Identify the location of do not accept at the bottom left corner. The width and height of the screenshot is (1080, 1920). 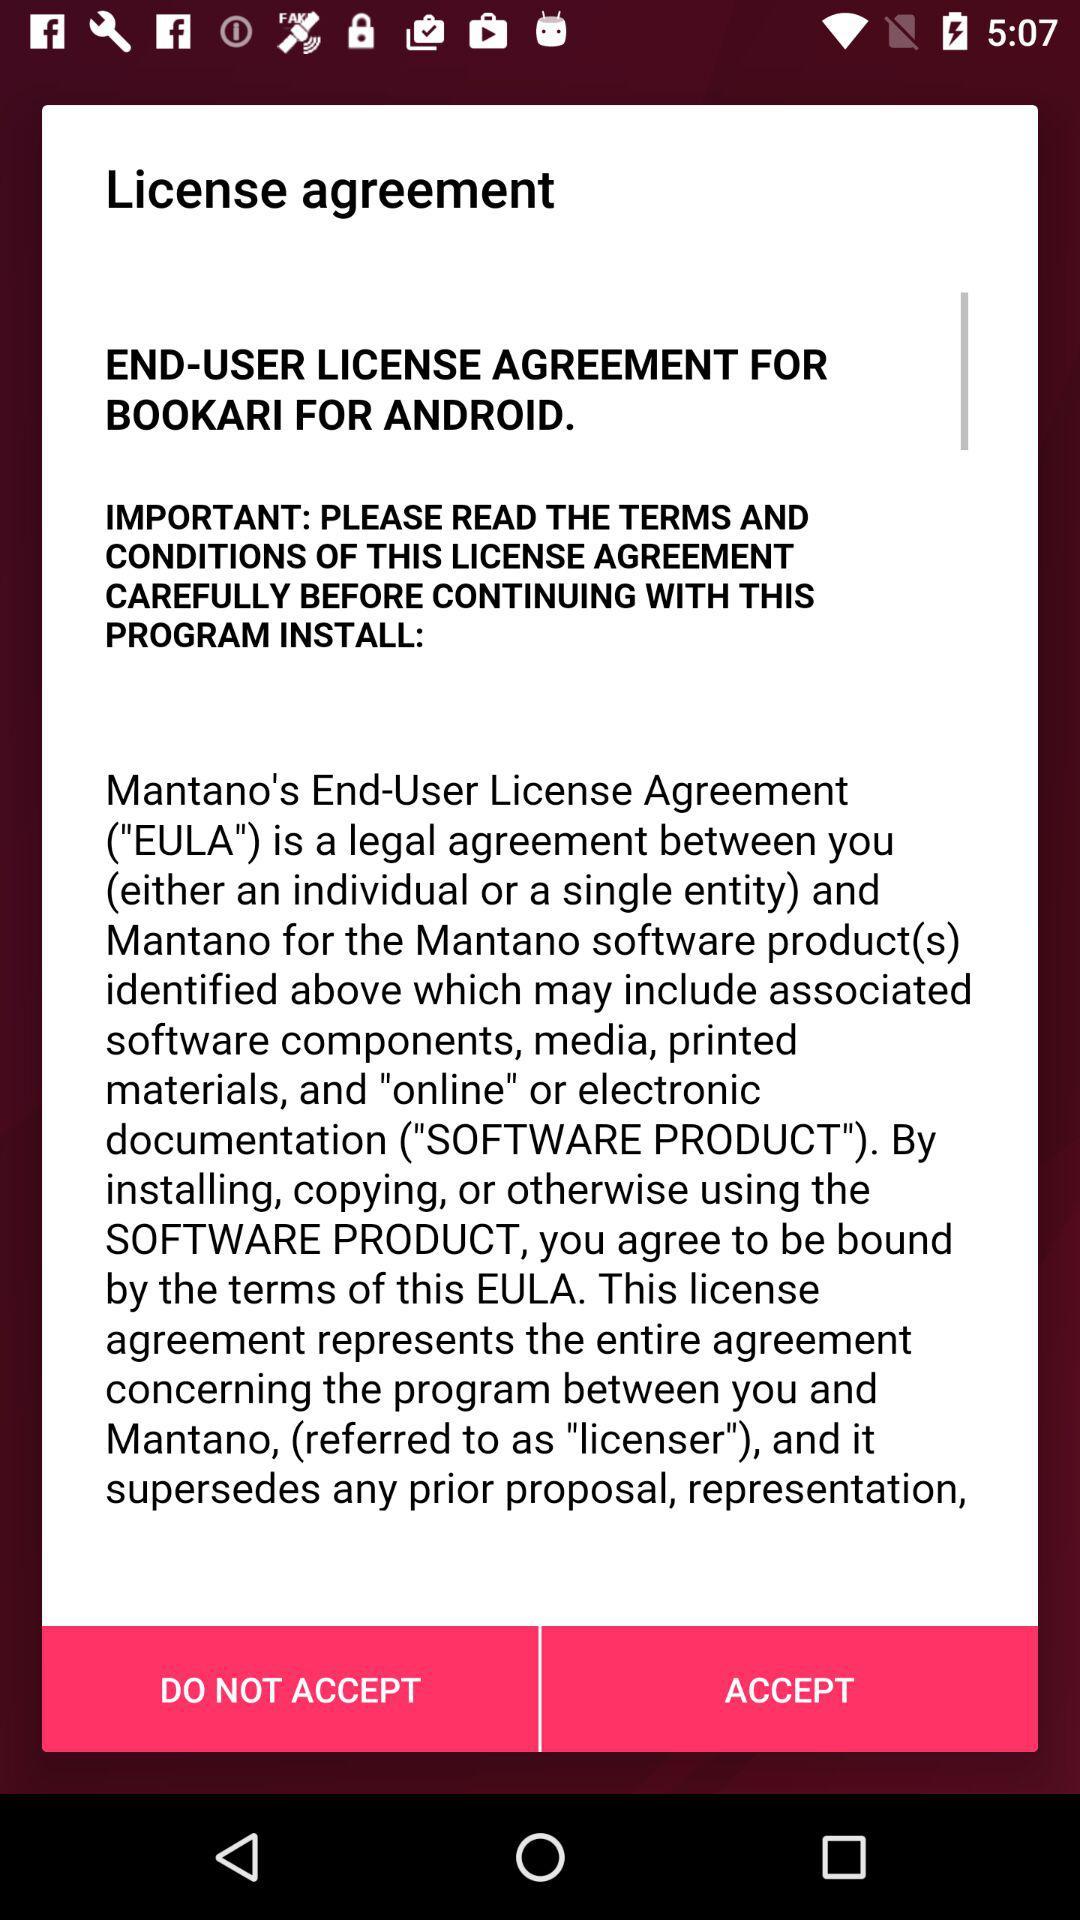
(290, 1688).